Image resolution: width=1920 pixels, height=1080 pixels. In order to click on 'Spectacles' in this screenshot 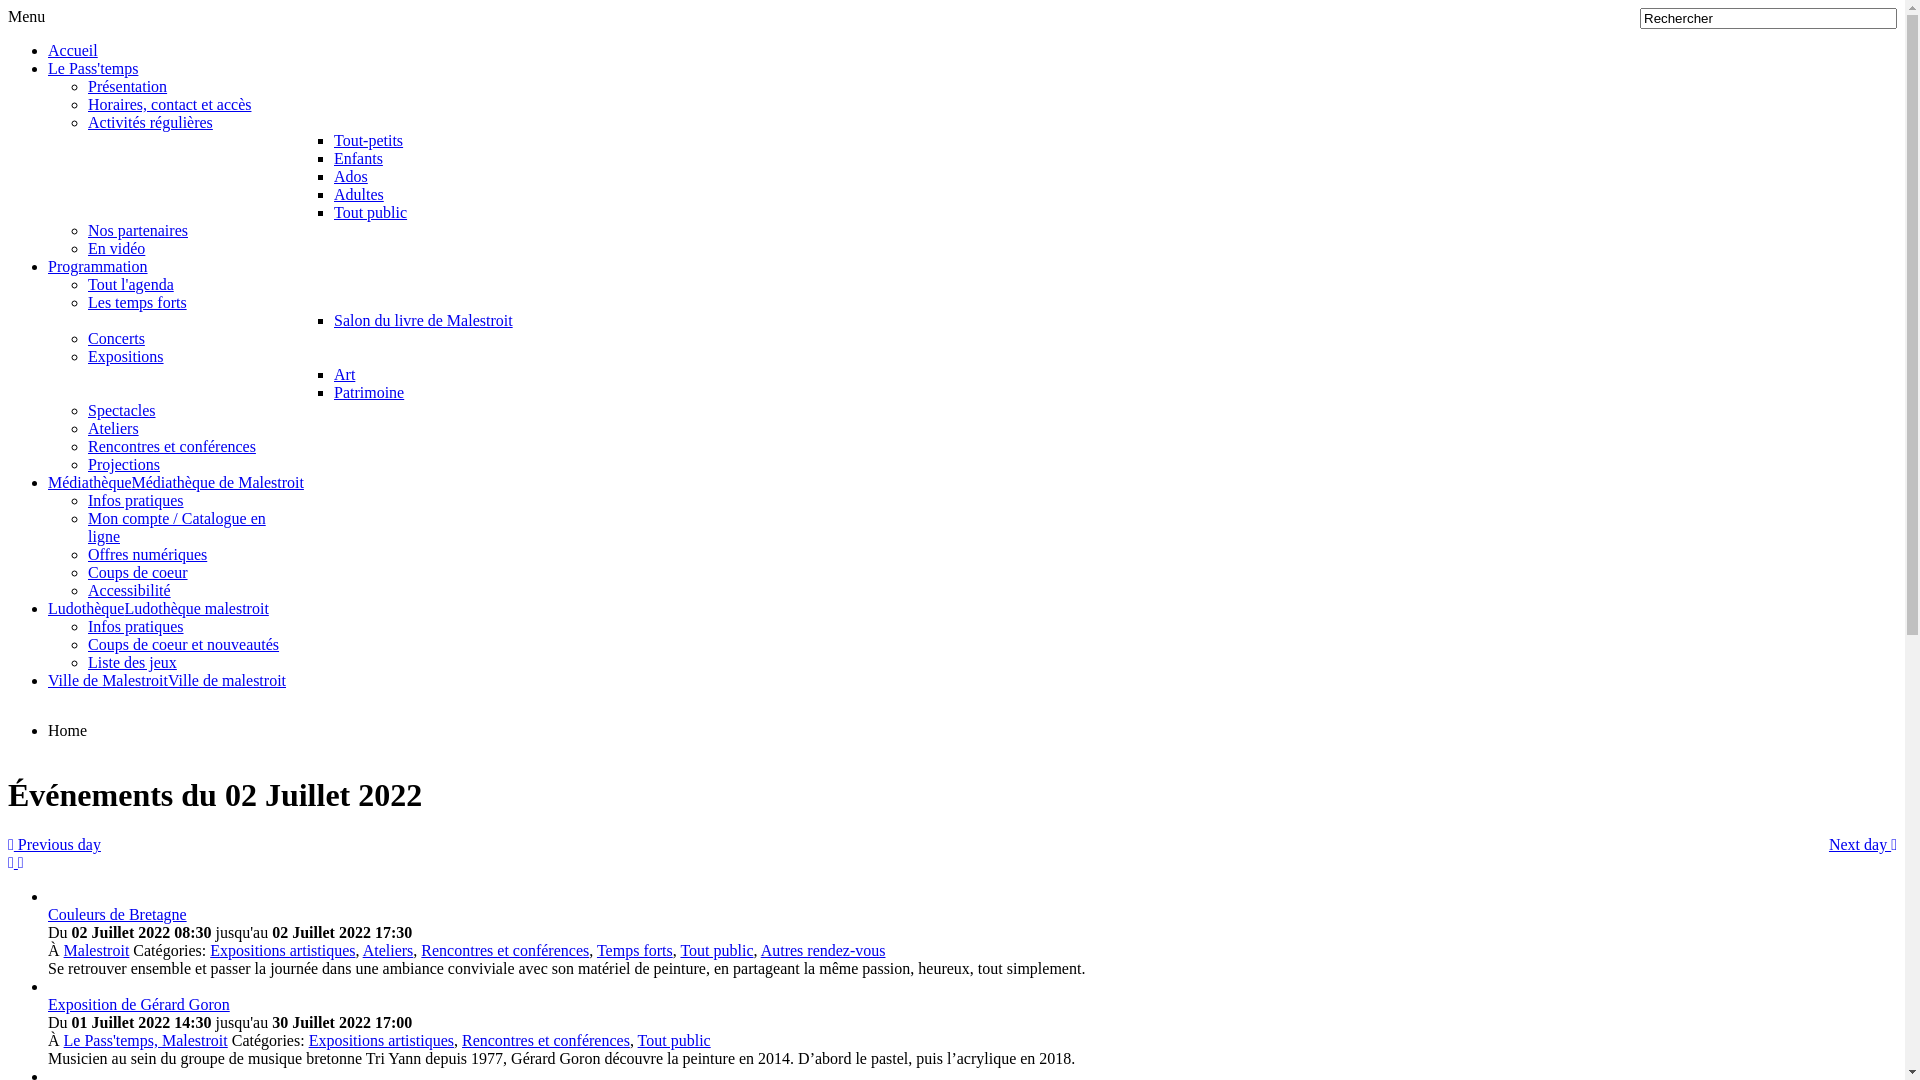, I will do `click(120, 409)`.